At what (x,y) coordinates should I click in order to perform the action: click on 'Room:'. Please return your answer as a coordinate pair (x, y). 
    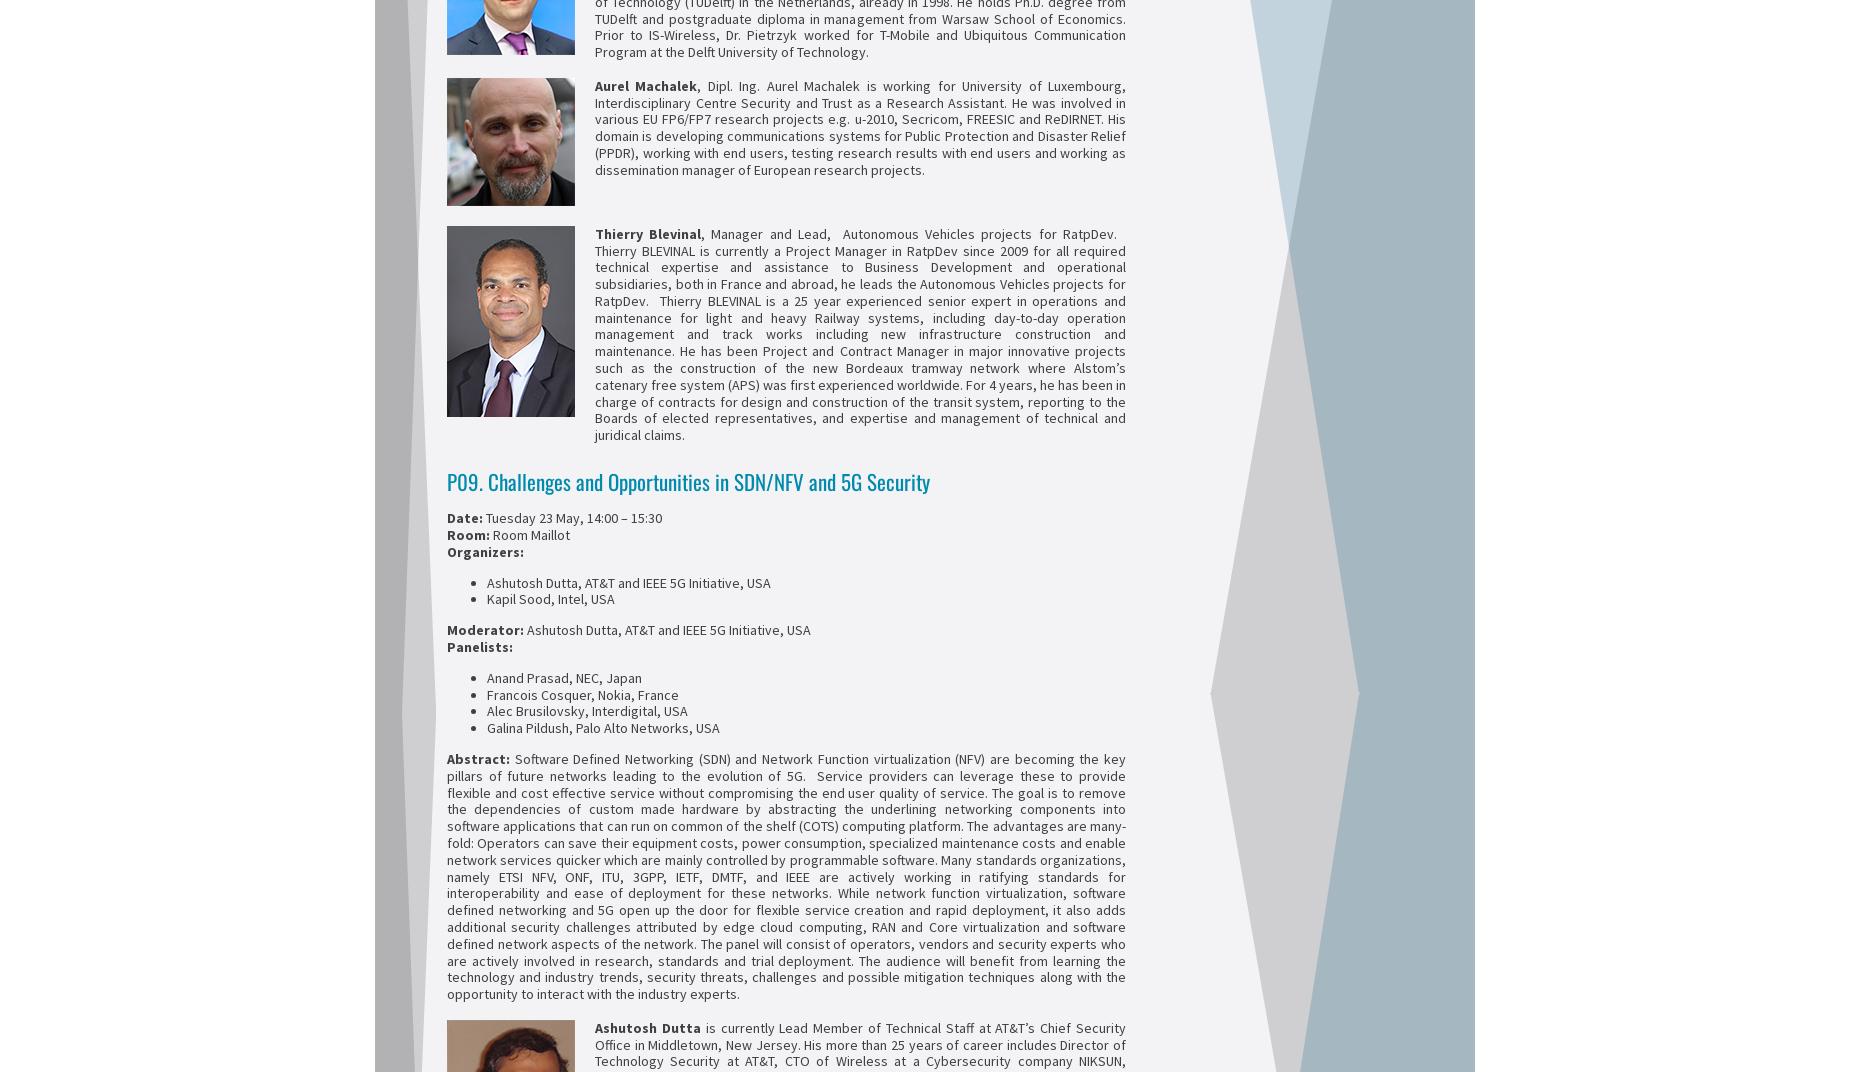
    Looking at the image, I should click on (470, 533).